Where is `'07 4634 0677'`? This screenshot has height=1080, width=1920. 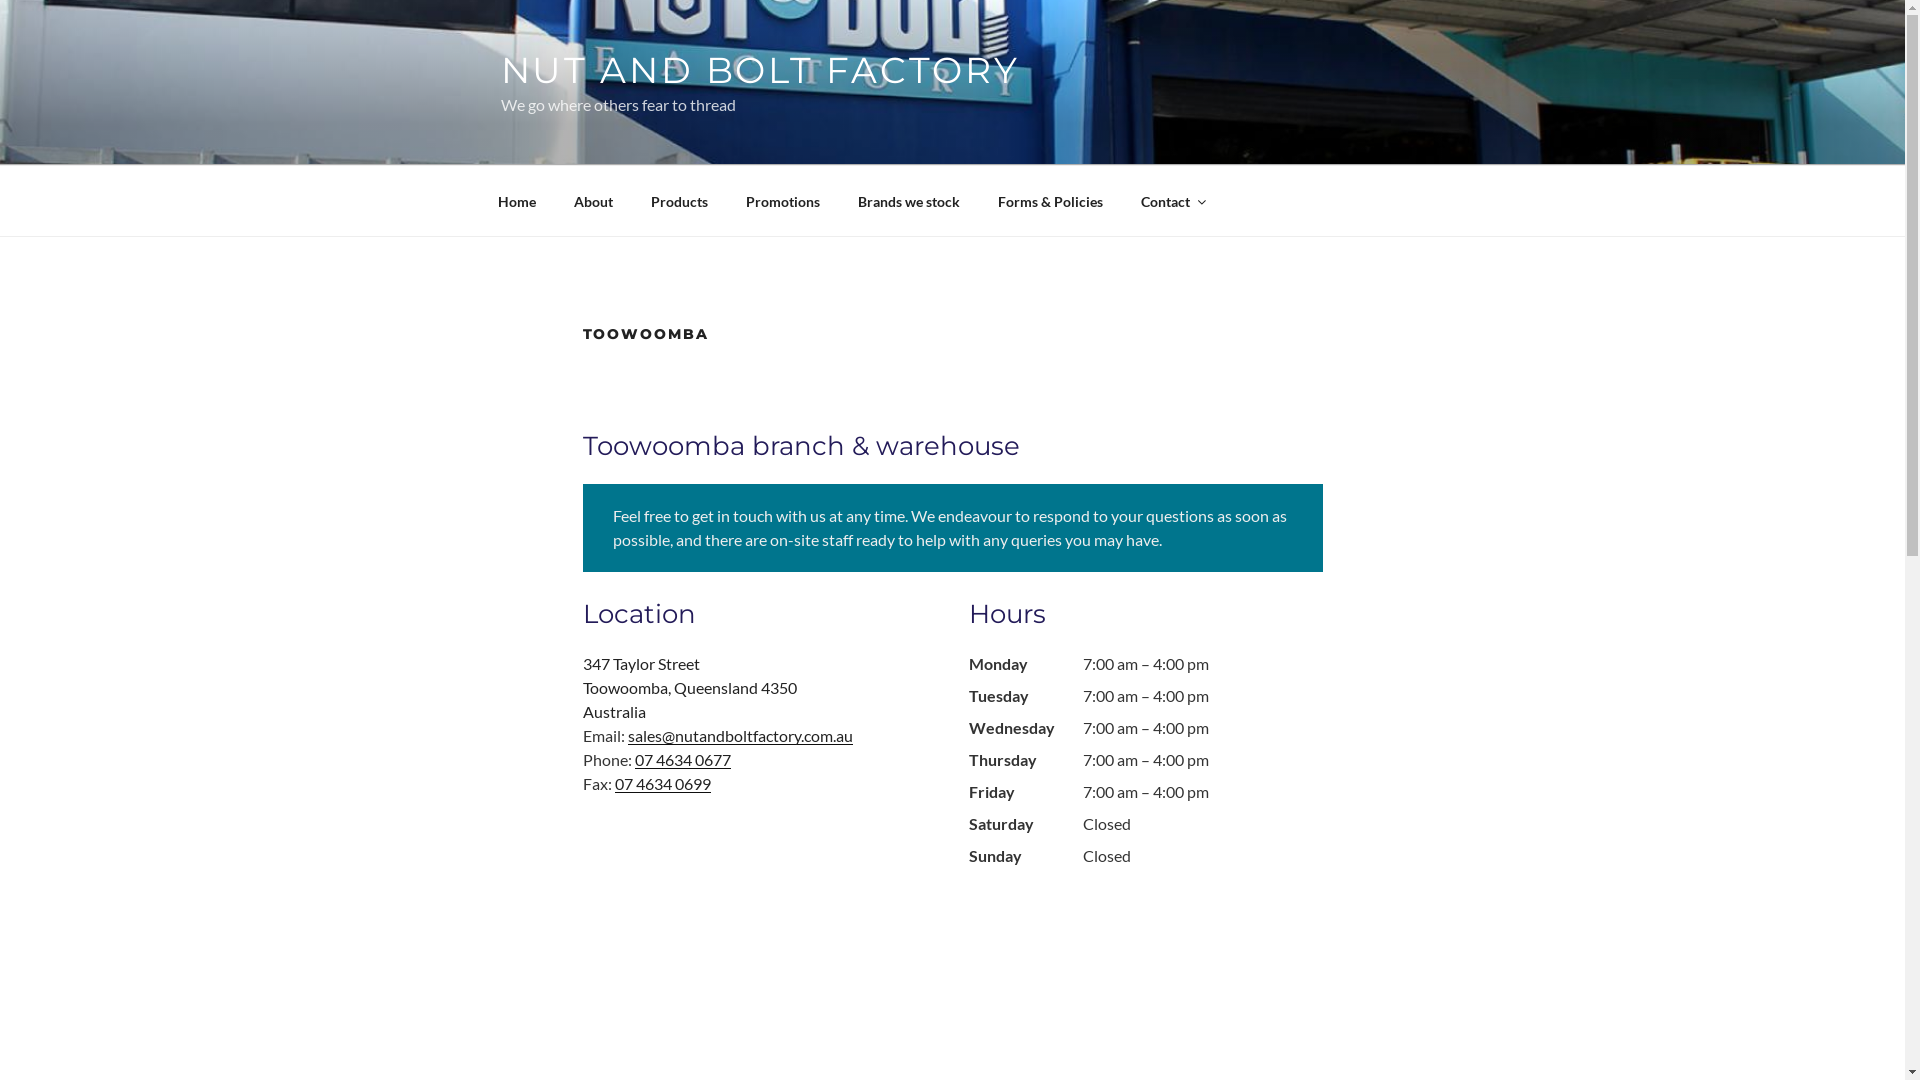
'07 4634 0677' is located at coordinates (681, 759).